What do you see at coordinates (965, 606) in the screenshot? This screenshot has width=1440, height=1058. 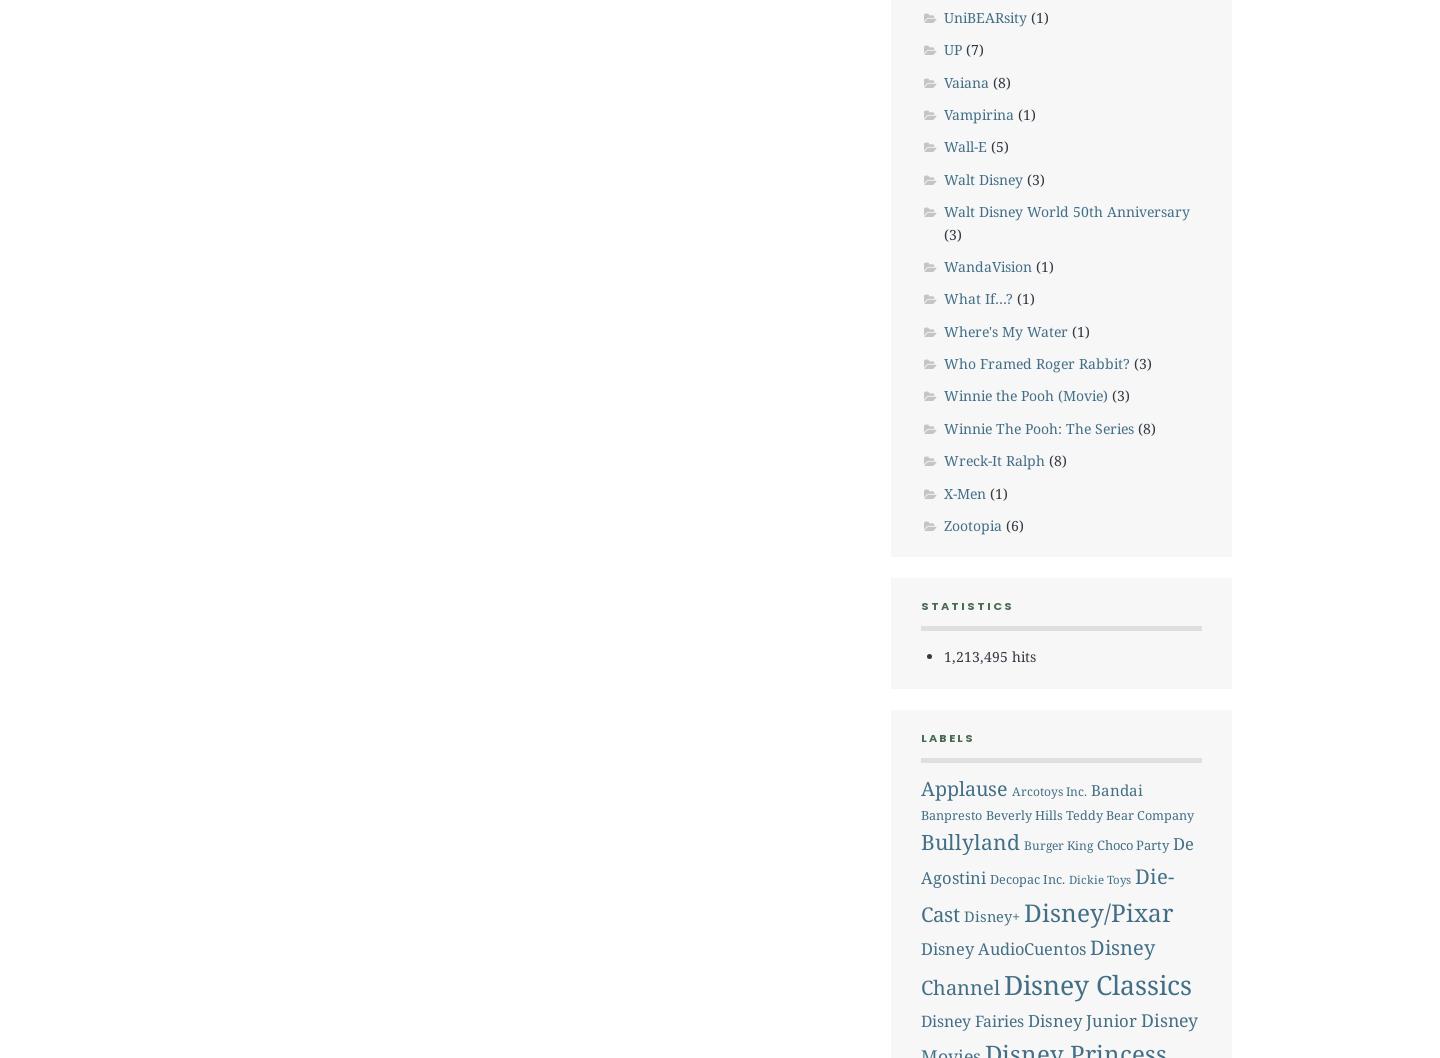 I see `'STATISTICS'` at bounding box center [965, 606].